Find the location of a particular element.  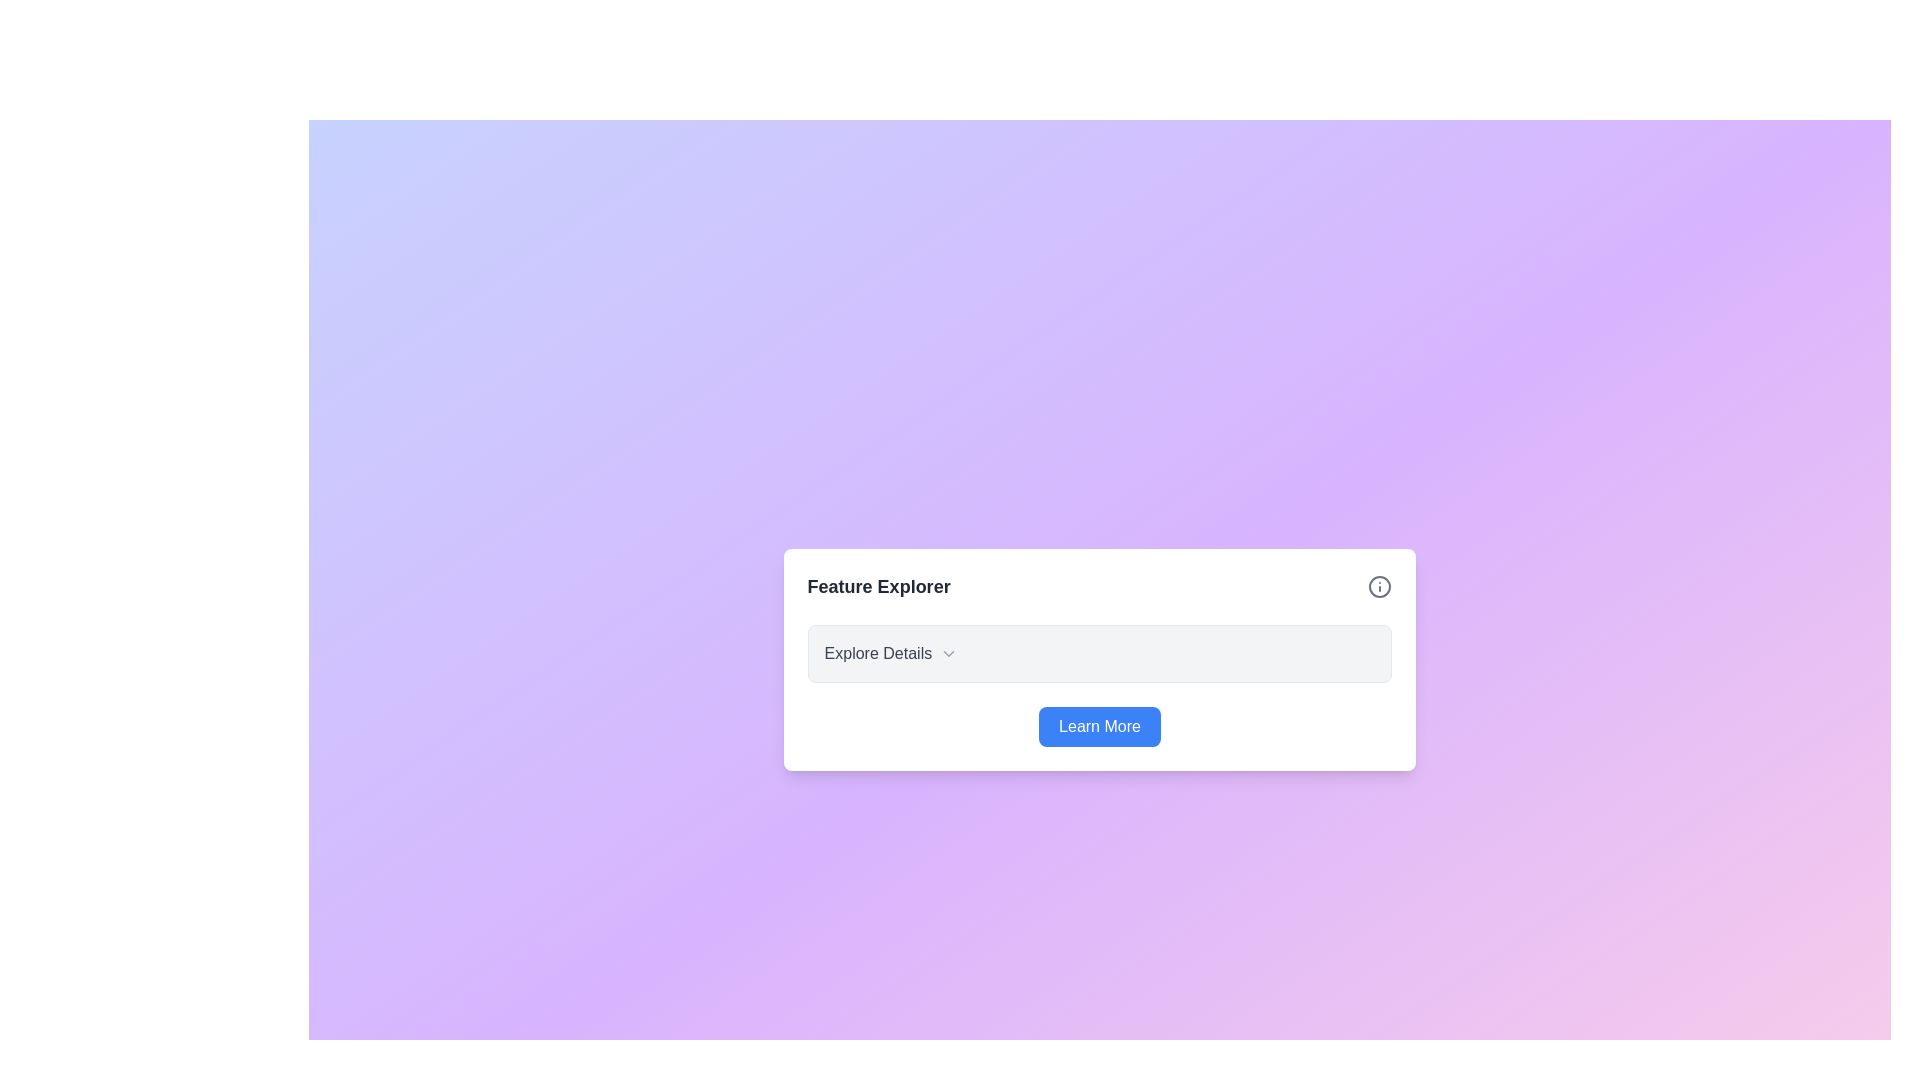

the information icon located in the top-right corner of the 'Feature Explorer' header section is located at coordinates (1379, 585).